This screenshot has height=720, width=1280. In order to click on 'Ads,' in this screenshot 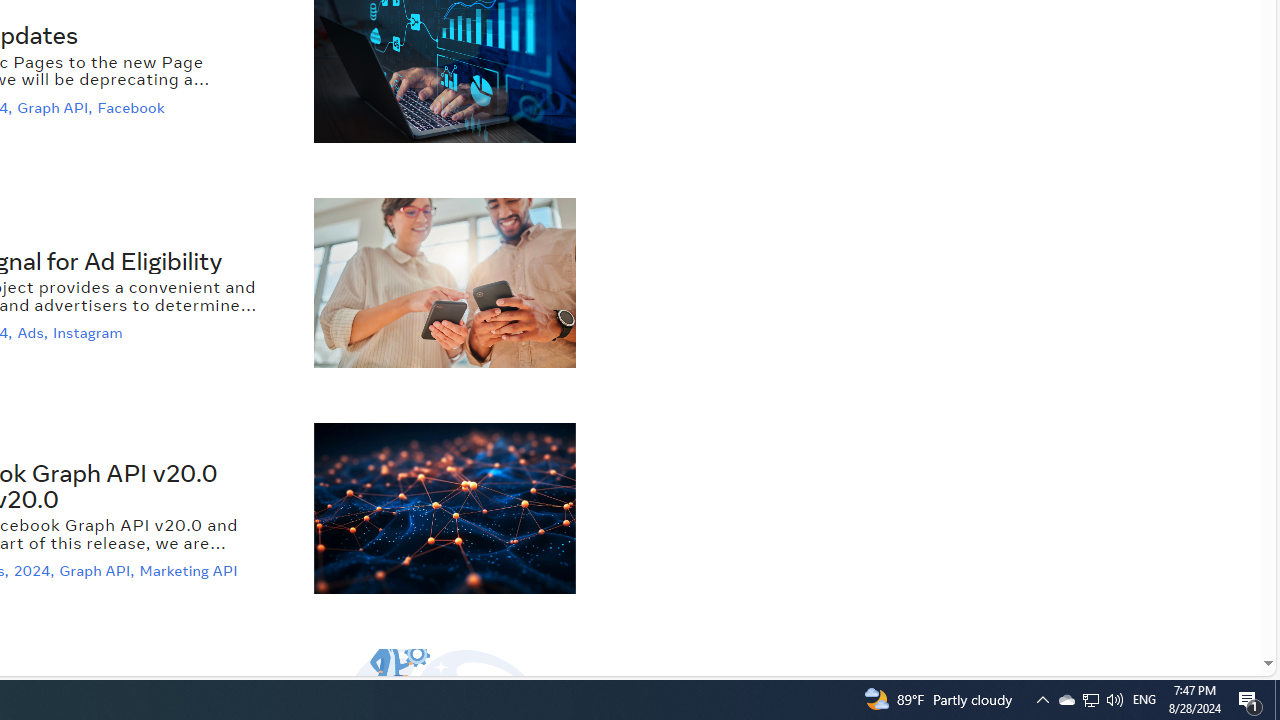, I will do `click(34, 332)`.